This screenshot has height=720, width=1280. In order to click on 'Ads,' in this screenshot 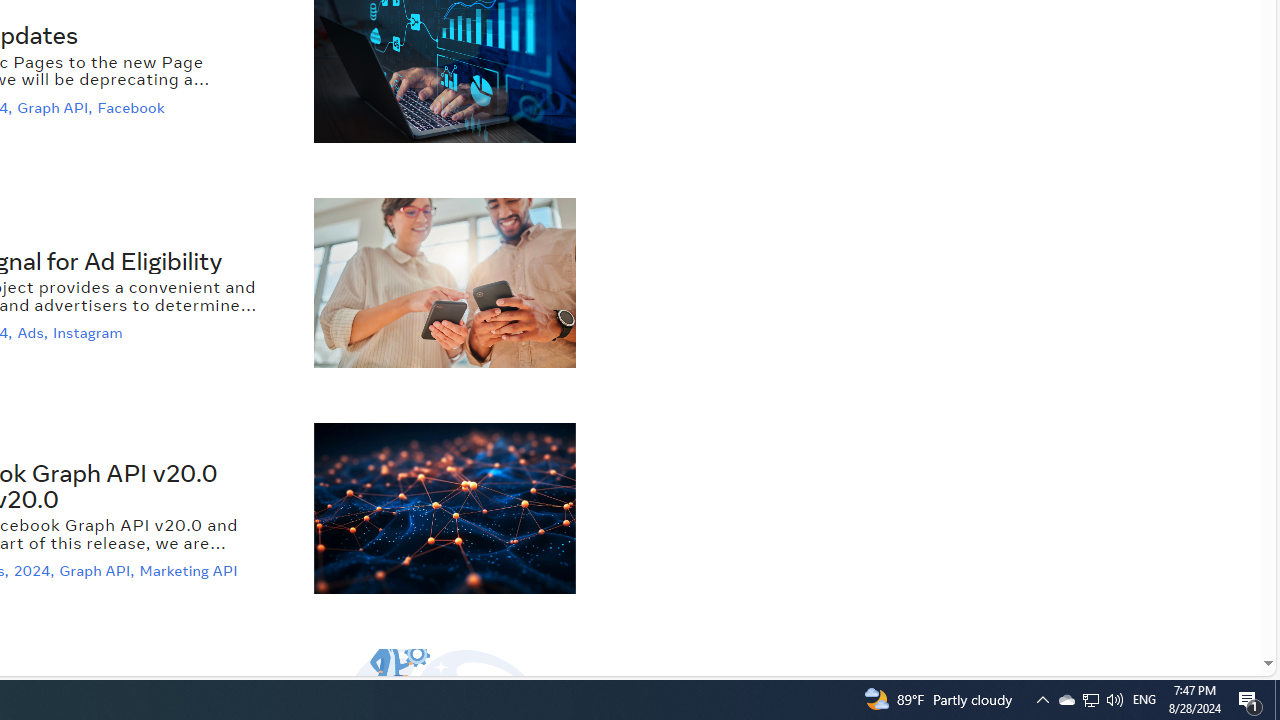, I will do `click(34, 332)`.